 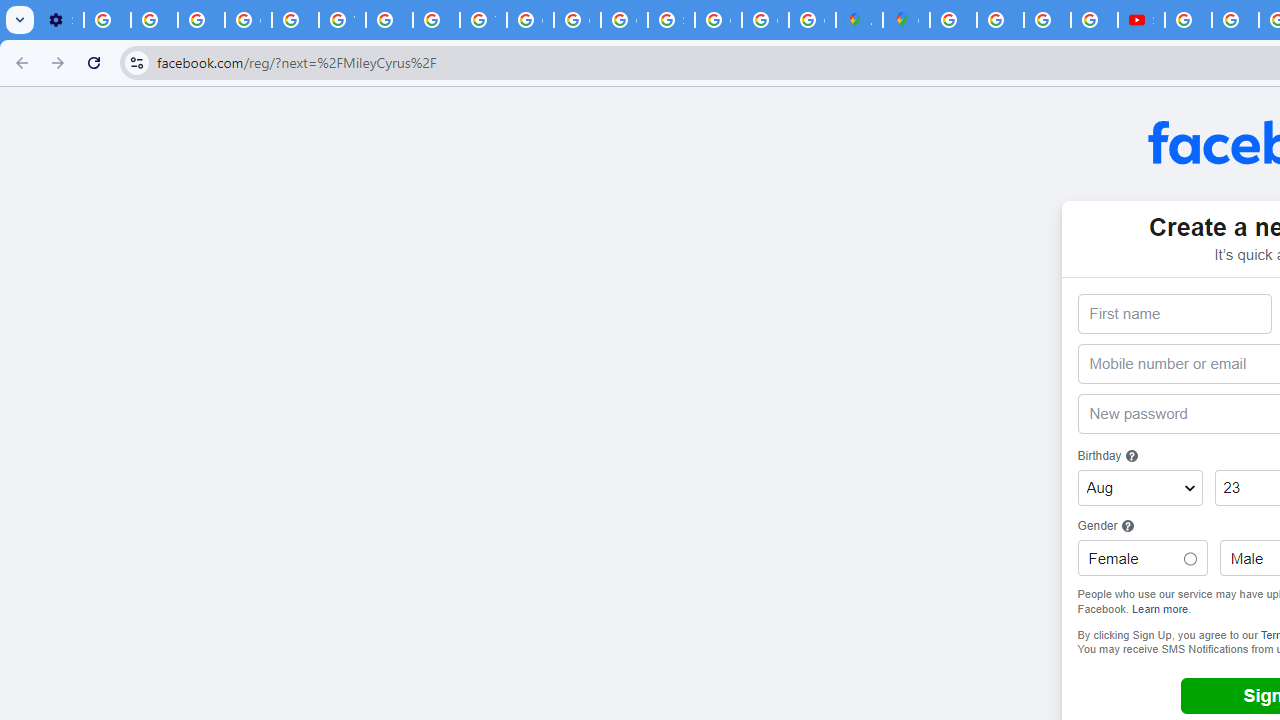 I want to click on 'Reload', so click(x=93, y=61).